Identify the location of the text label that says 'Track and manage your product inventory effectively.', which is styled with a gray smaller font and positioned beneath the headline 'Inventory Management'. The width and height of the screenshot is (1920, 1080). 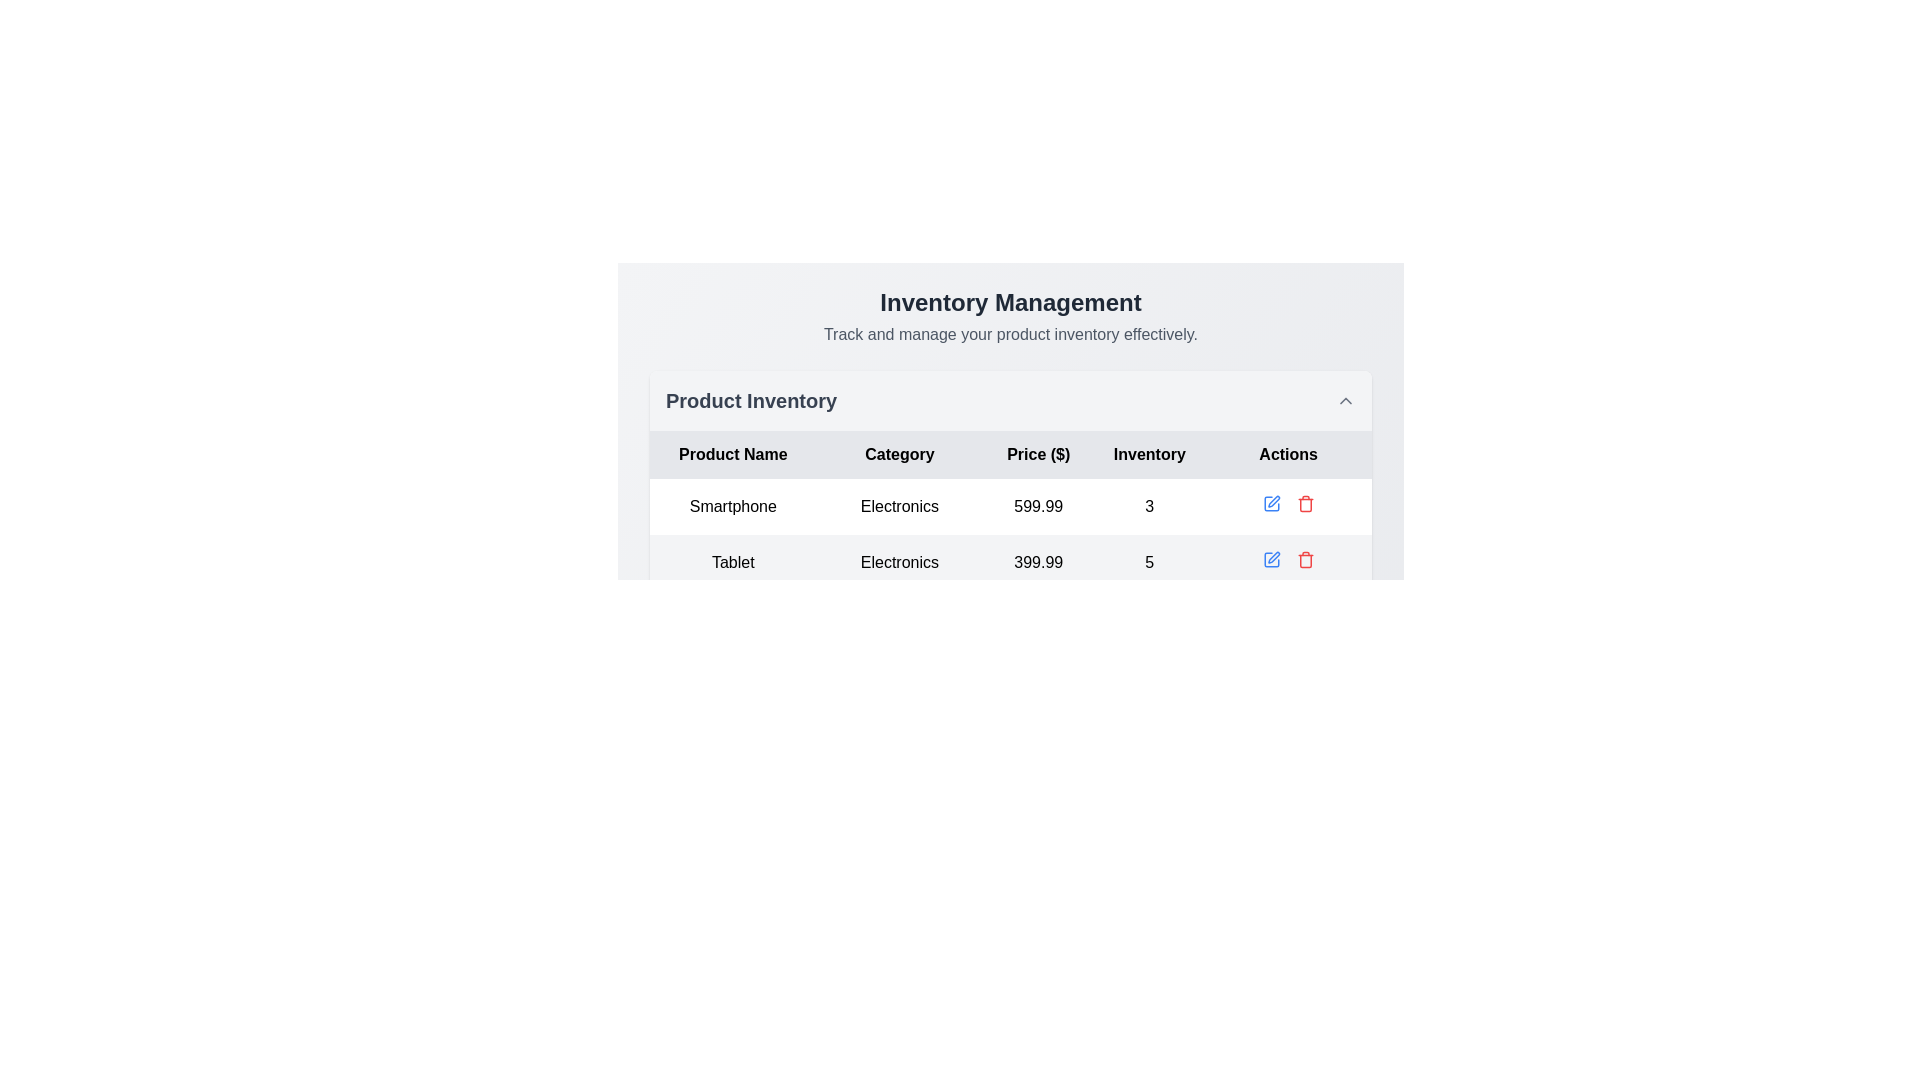
(1011, 334).